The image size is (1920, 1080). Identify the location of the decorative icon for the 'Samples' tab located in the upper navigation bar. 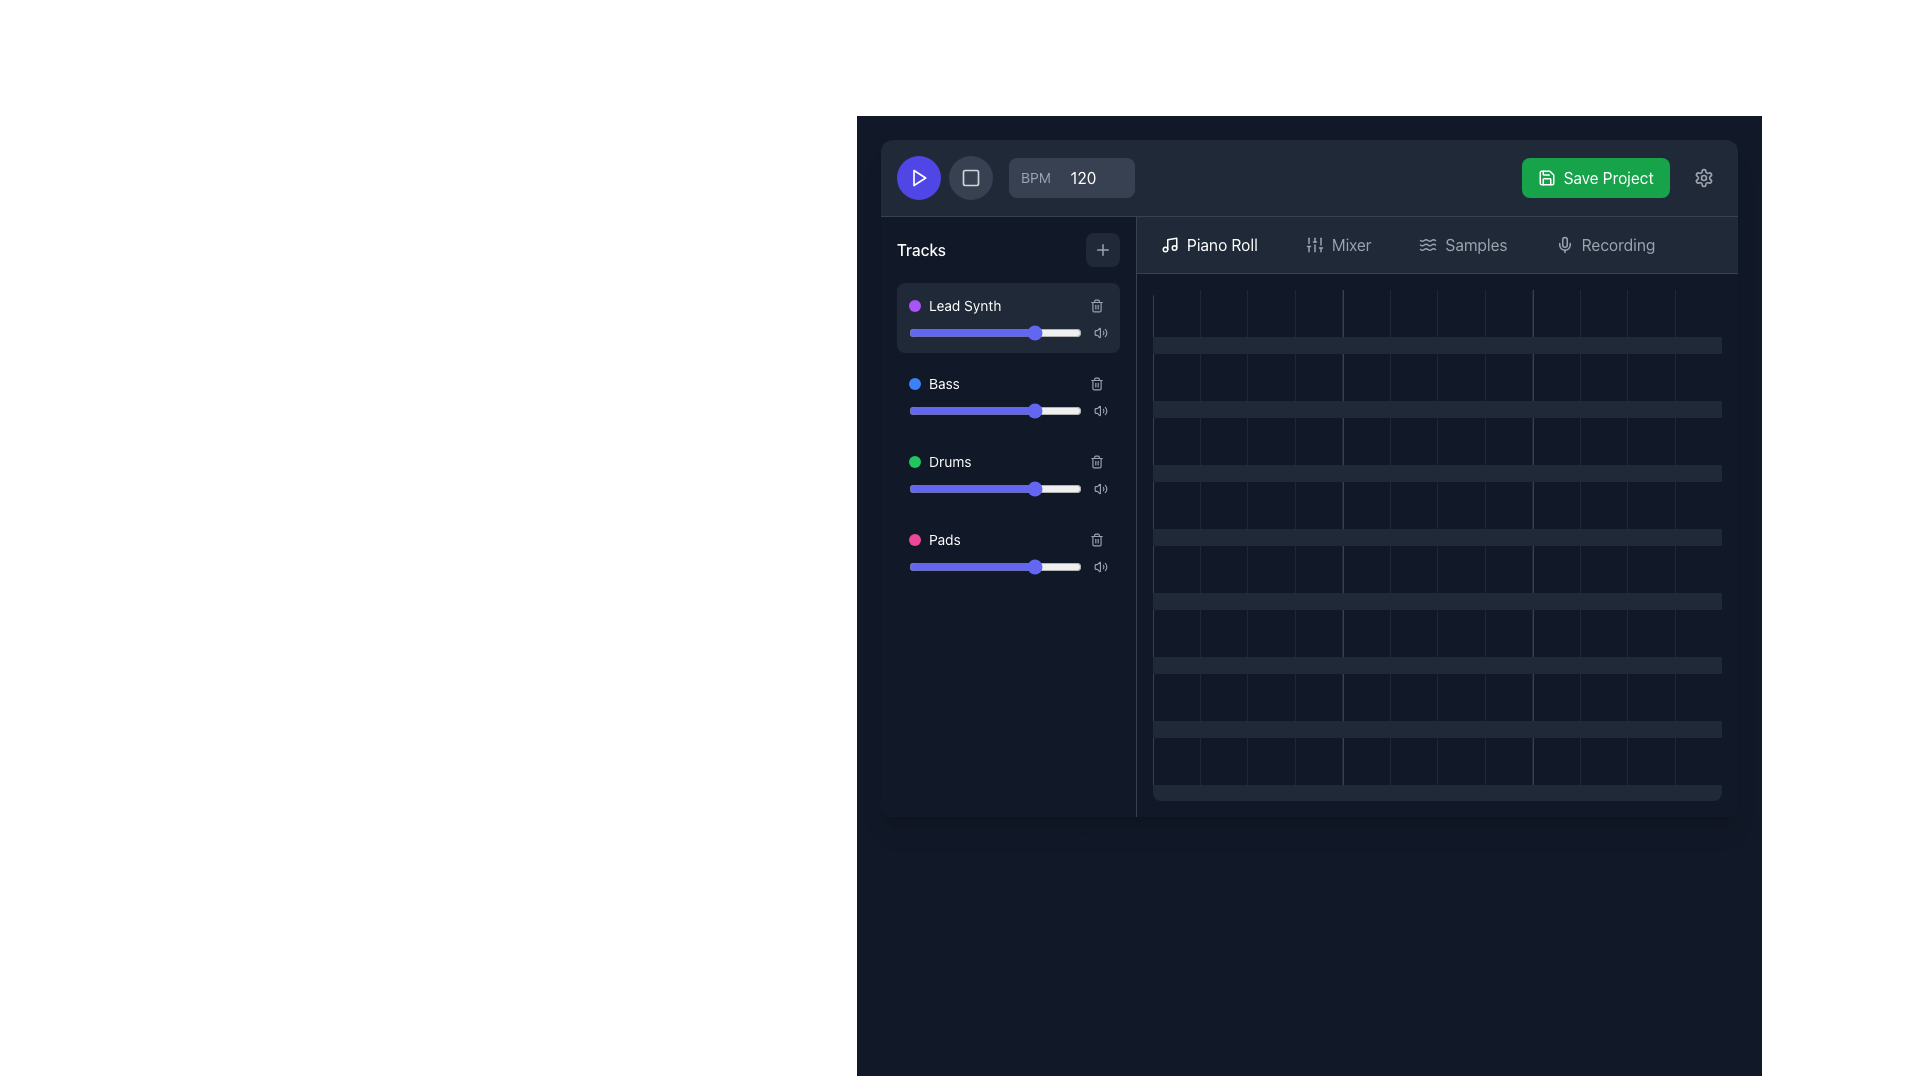
(1427, 244).